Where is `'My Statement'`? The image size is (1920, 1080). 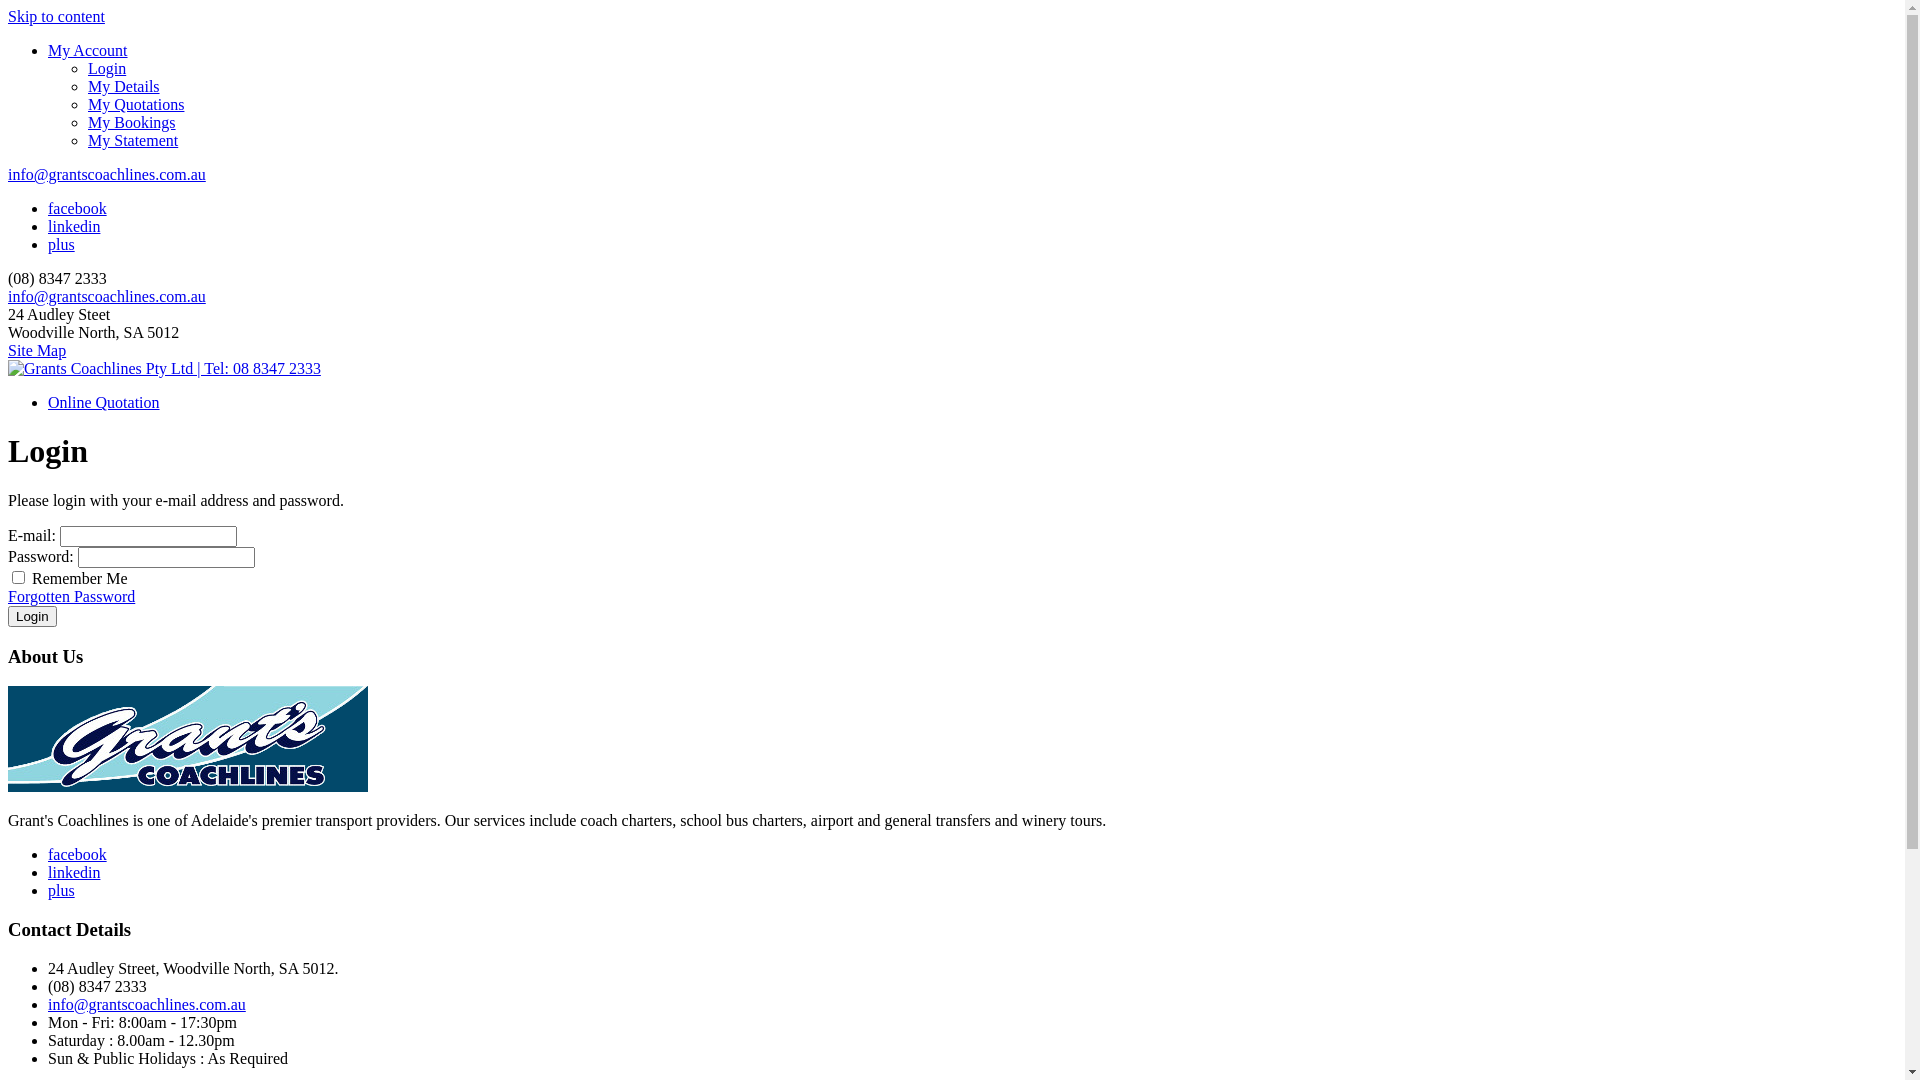 'My Statement' is located at coordinates (86, 140).